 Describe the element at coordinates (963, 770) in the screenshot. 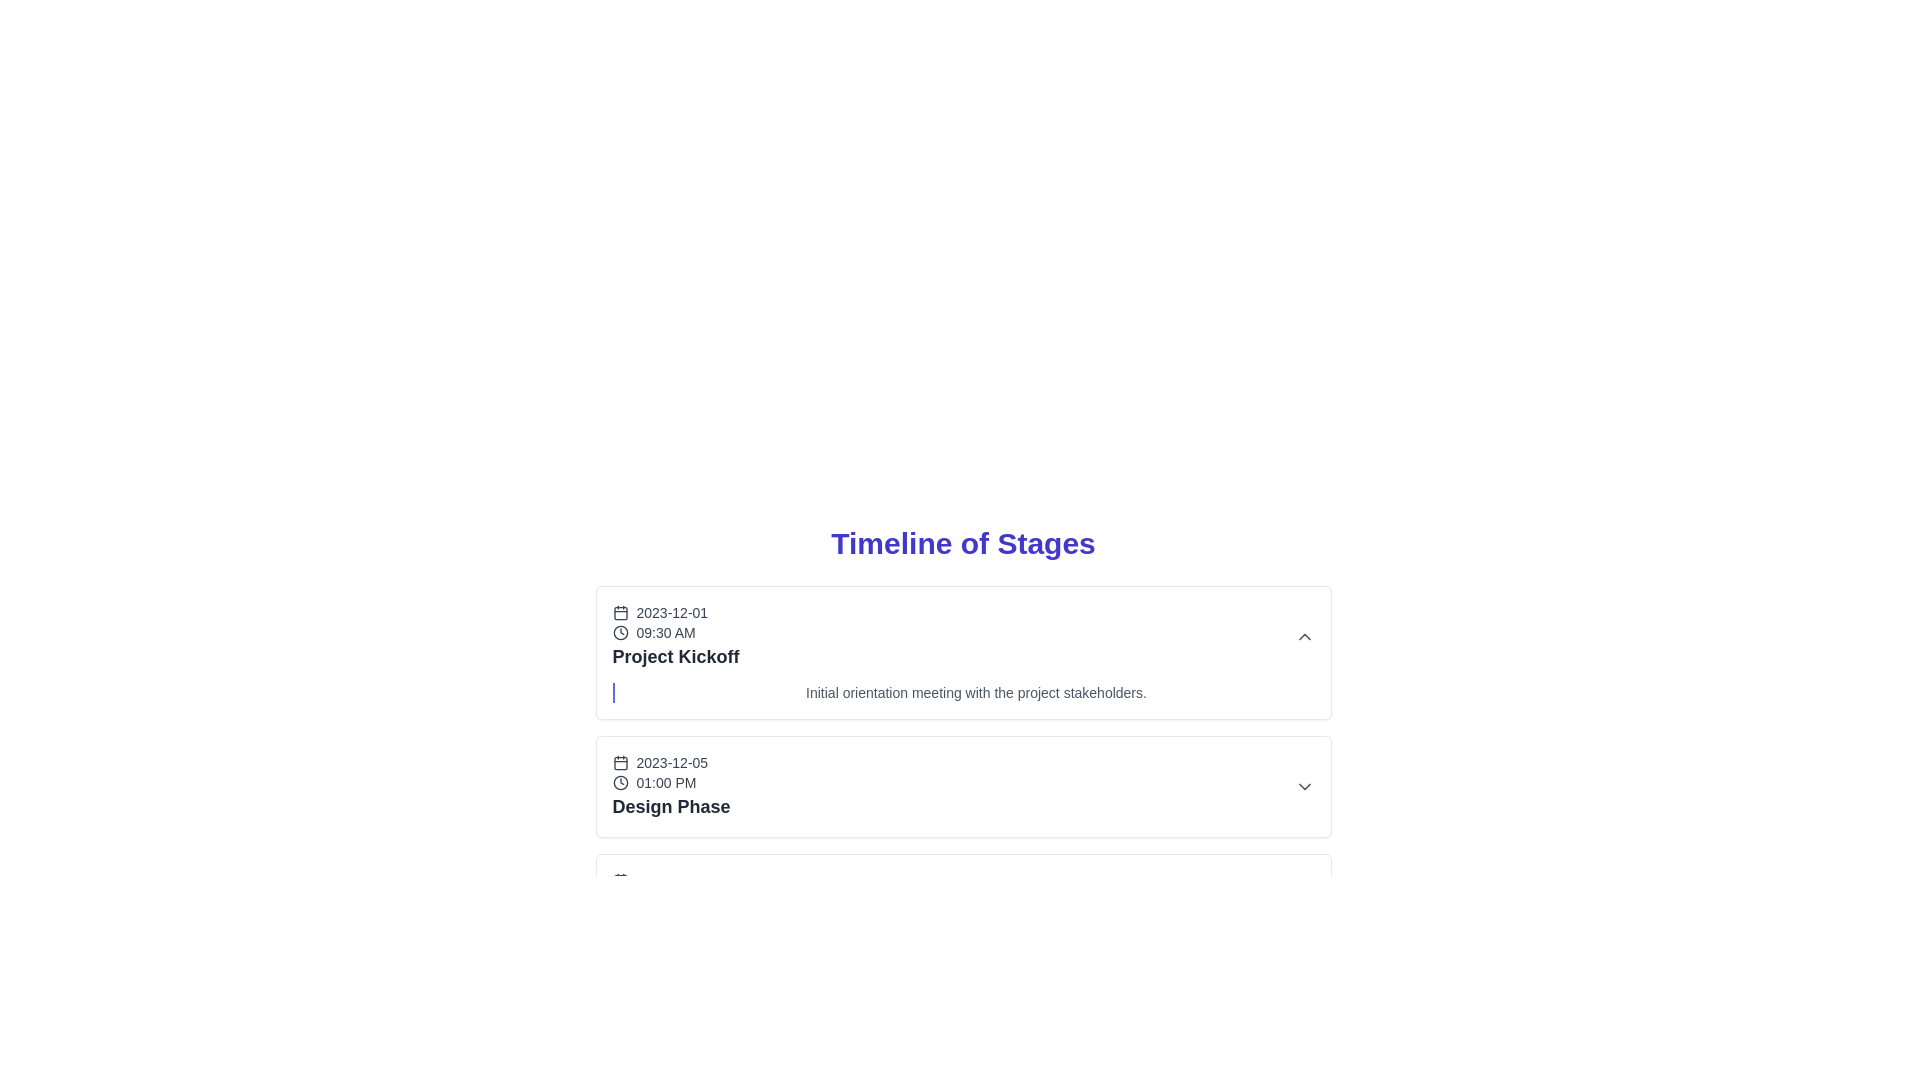

I see `the 'Design Phase' timeline entry` at that location.